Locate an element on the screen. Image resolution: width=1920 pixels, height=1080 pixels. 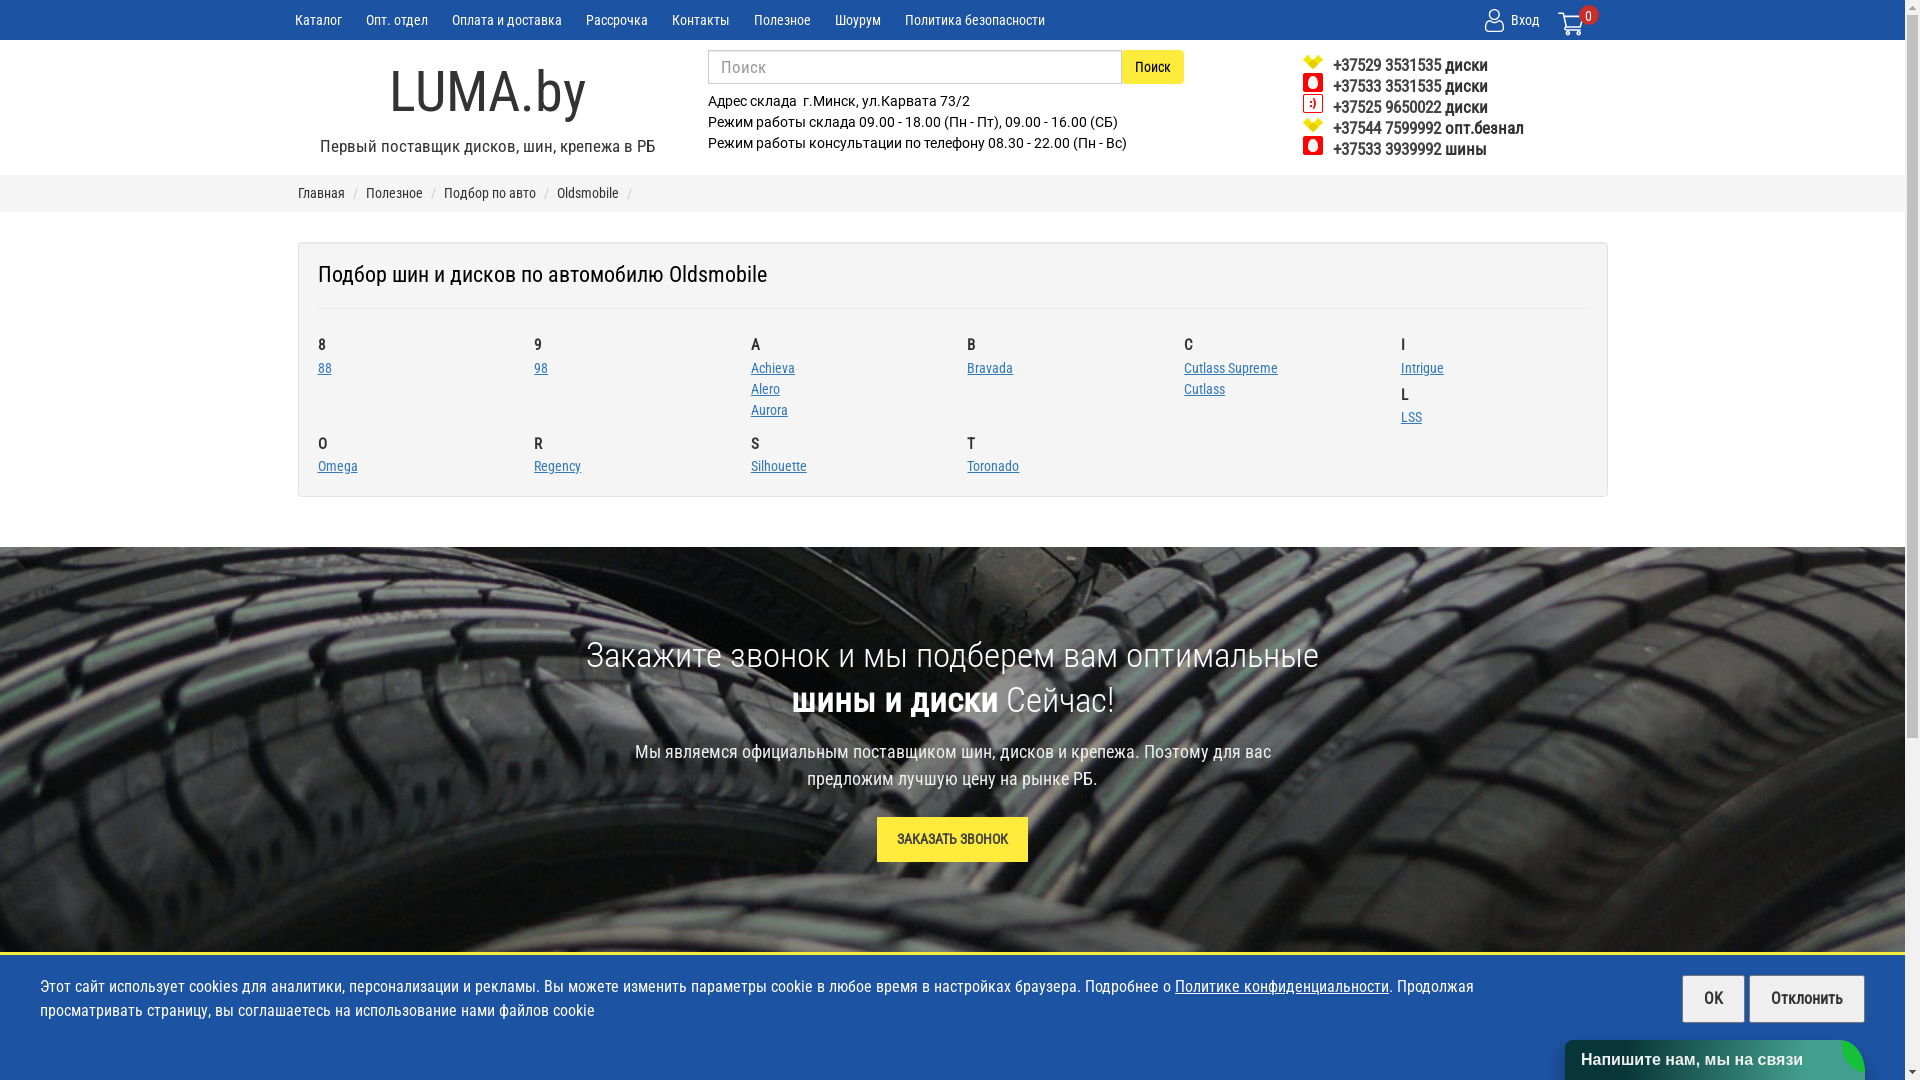
'Intrigue' is located at coordinates (1421, 367).